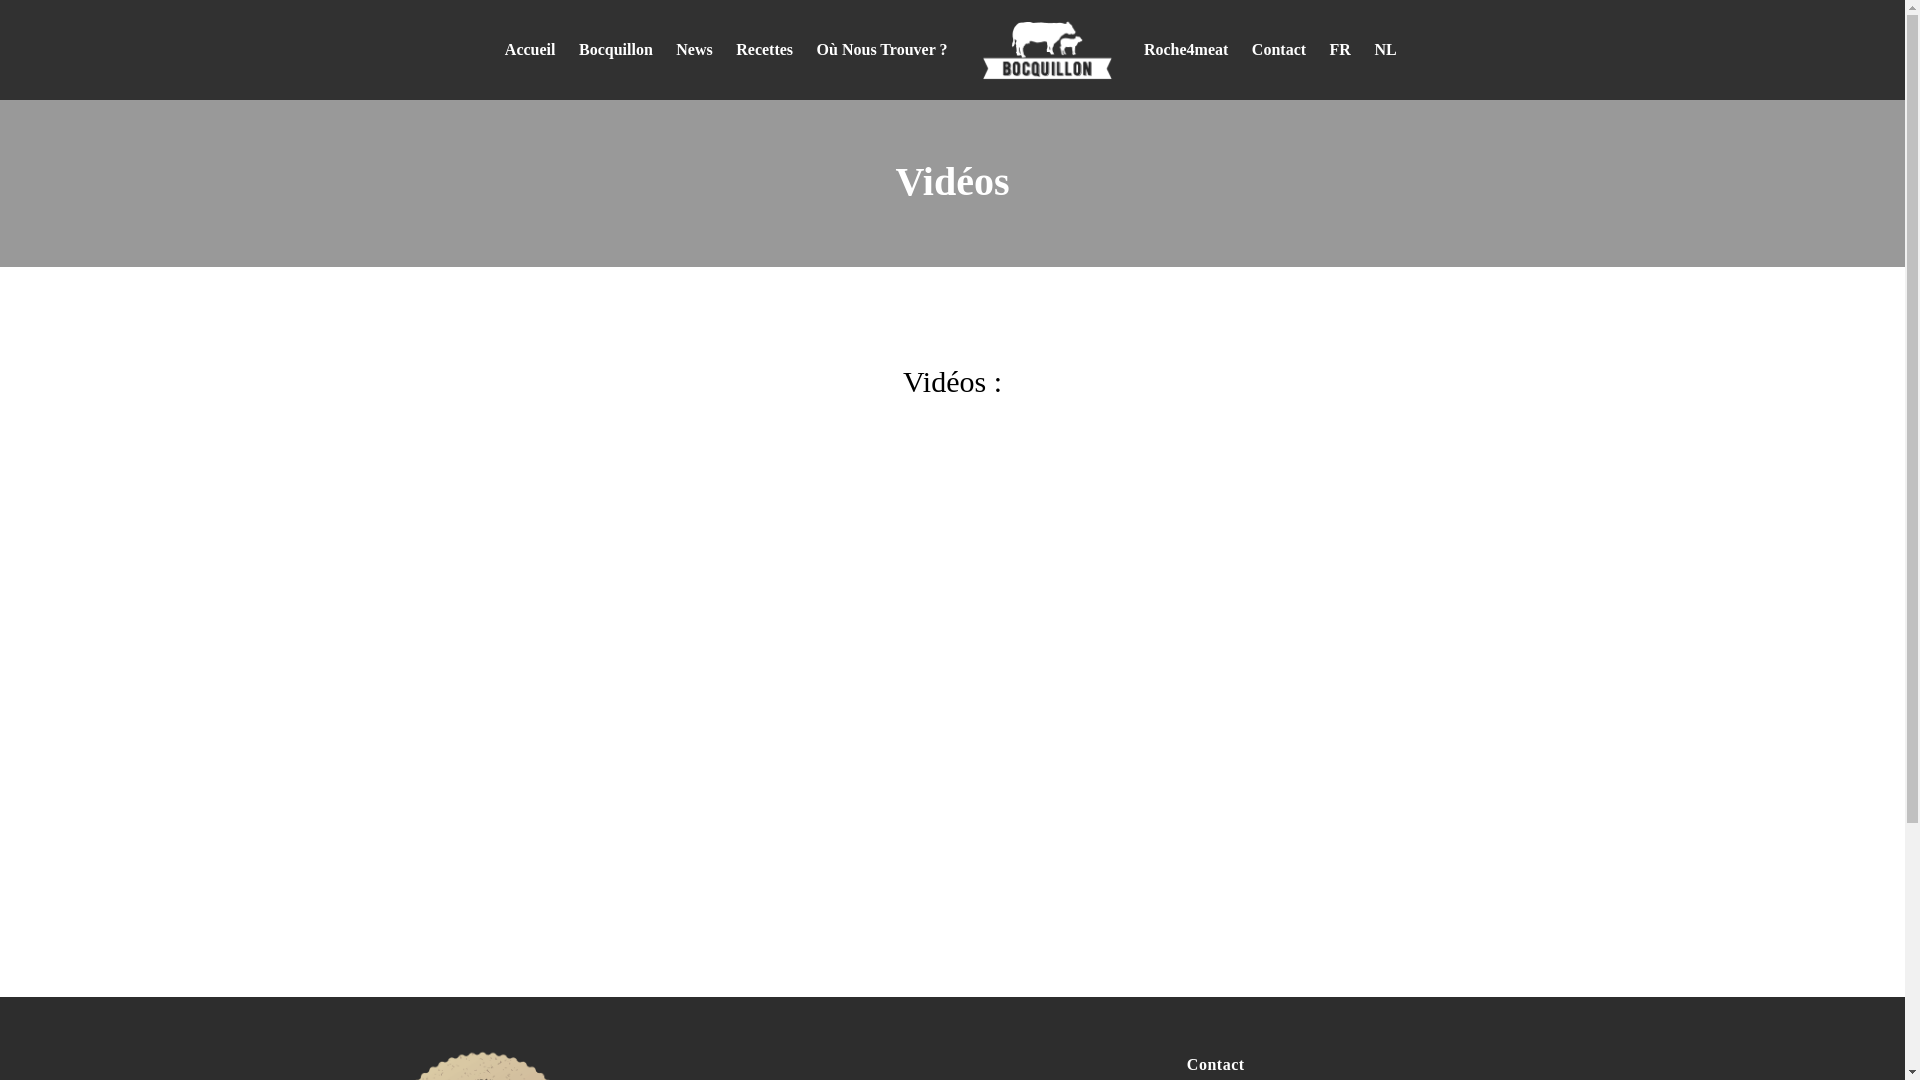  Describe the element at coordinates (1133, 49) in the screenshot. I see `'Roche4meat'` at that location.